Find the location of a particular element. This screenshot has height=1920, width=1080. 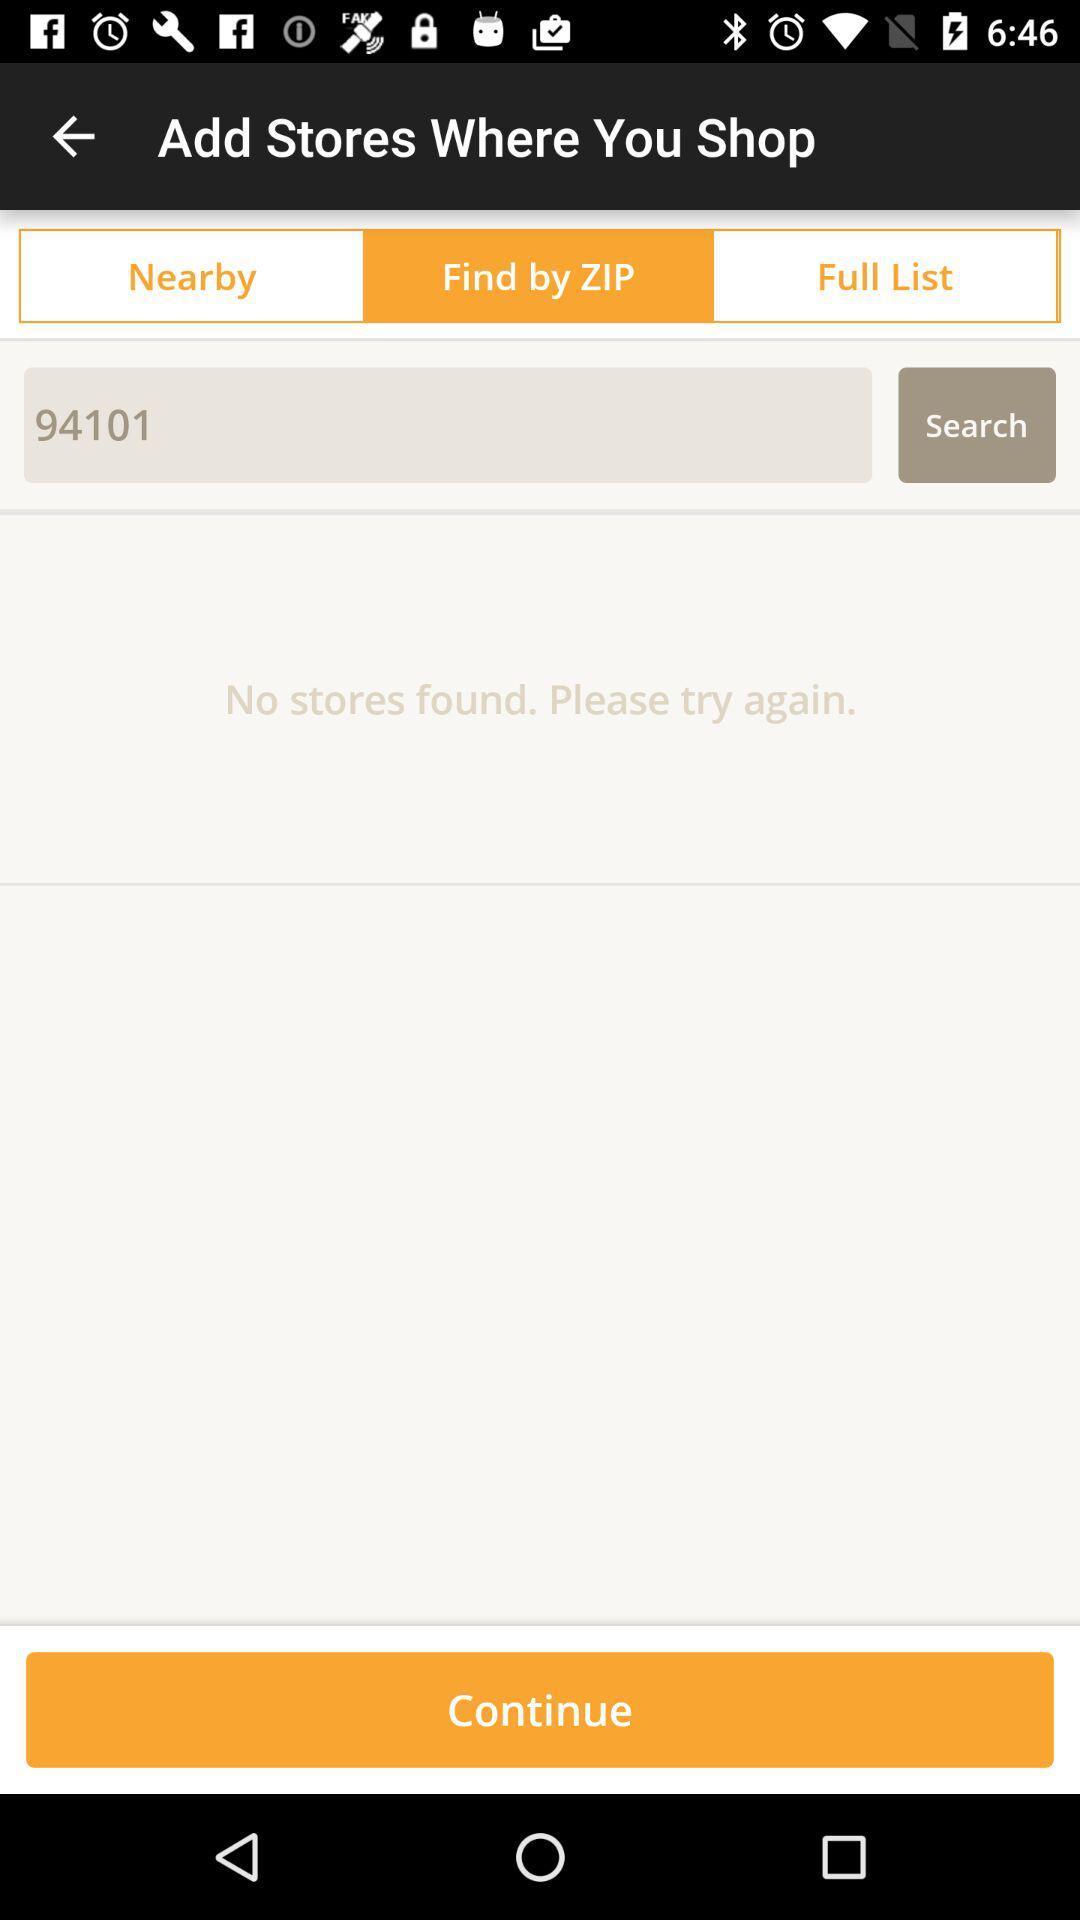

the item next to add stores where icon is located at coordinates (72, 135).